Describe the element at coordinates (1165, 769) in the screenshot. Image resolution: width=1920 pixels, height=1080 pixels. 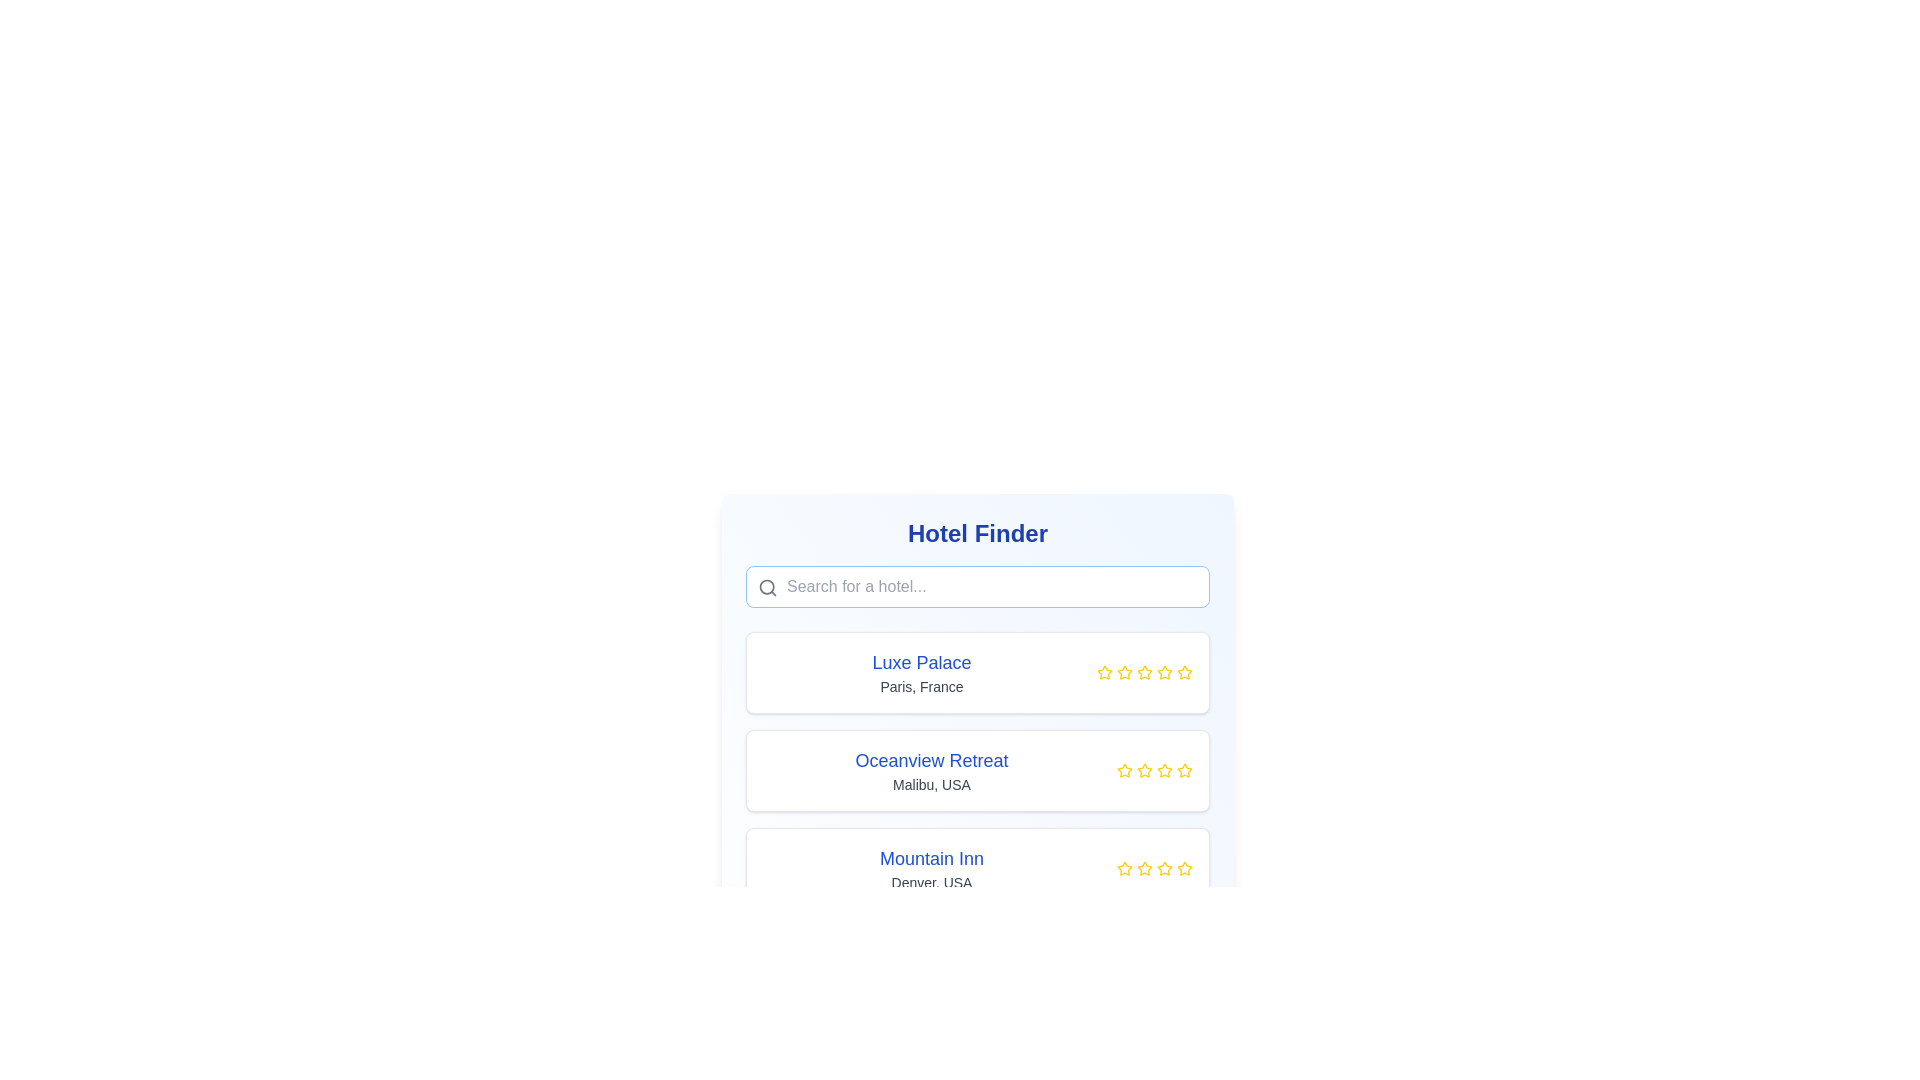
I see `the third star icon in the rating system for the 'Oceanview Retreat, Malibu, USA' hotel` at that location.